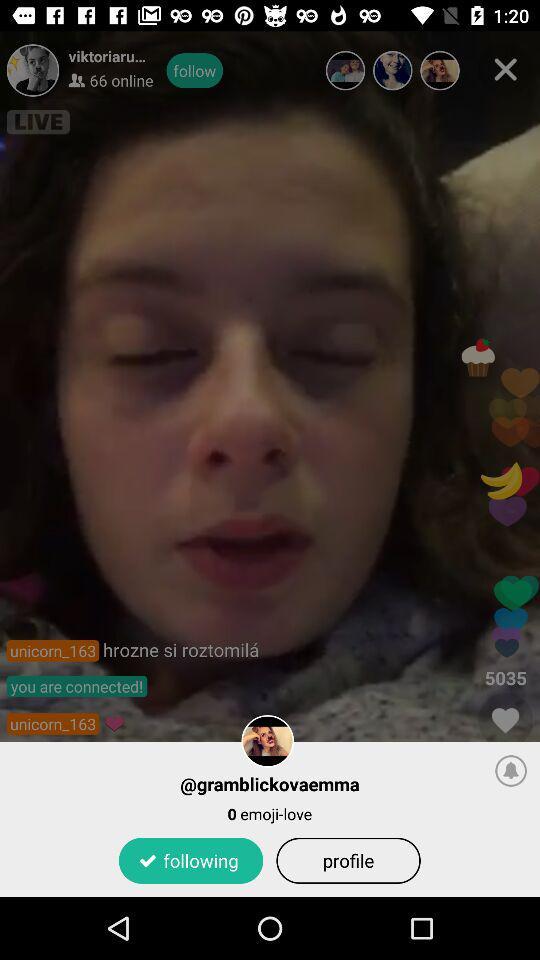 This screenshot has height=960, width=540. Describe the element at coordinates (347, 859) in the screenshot. I see `the icon next to following icon` at that location.